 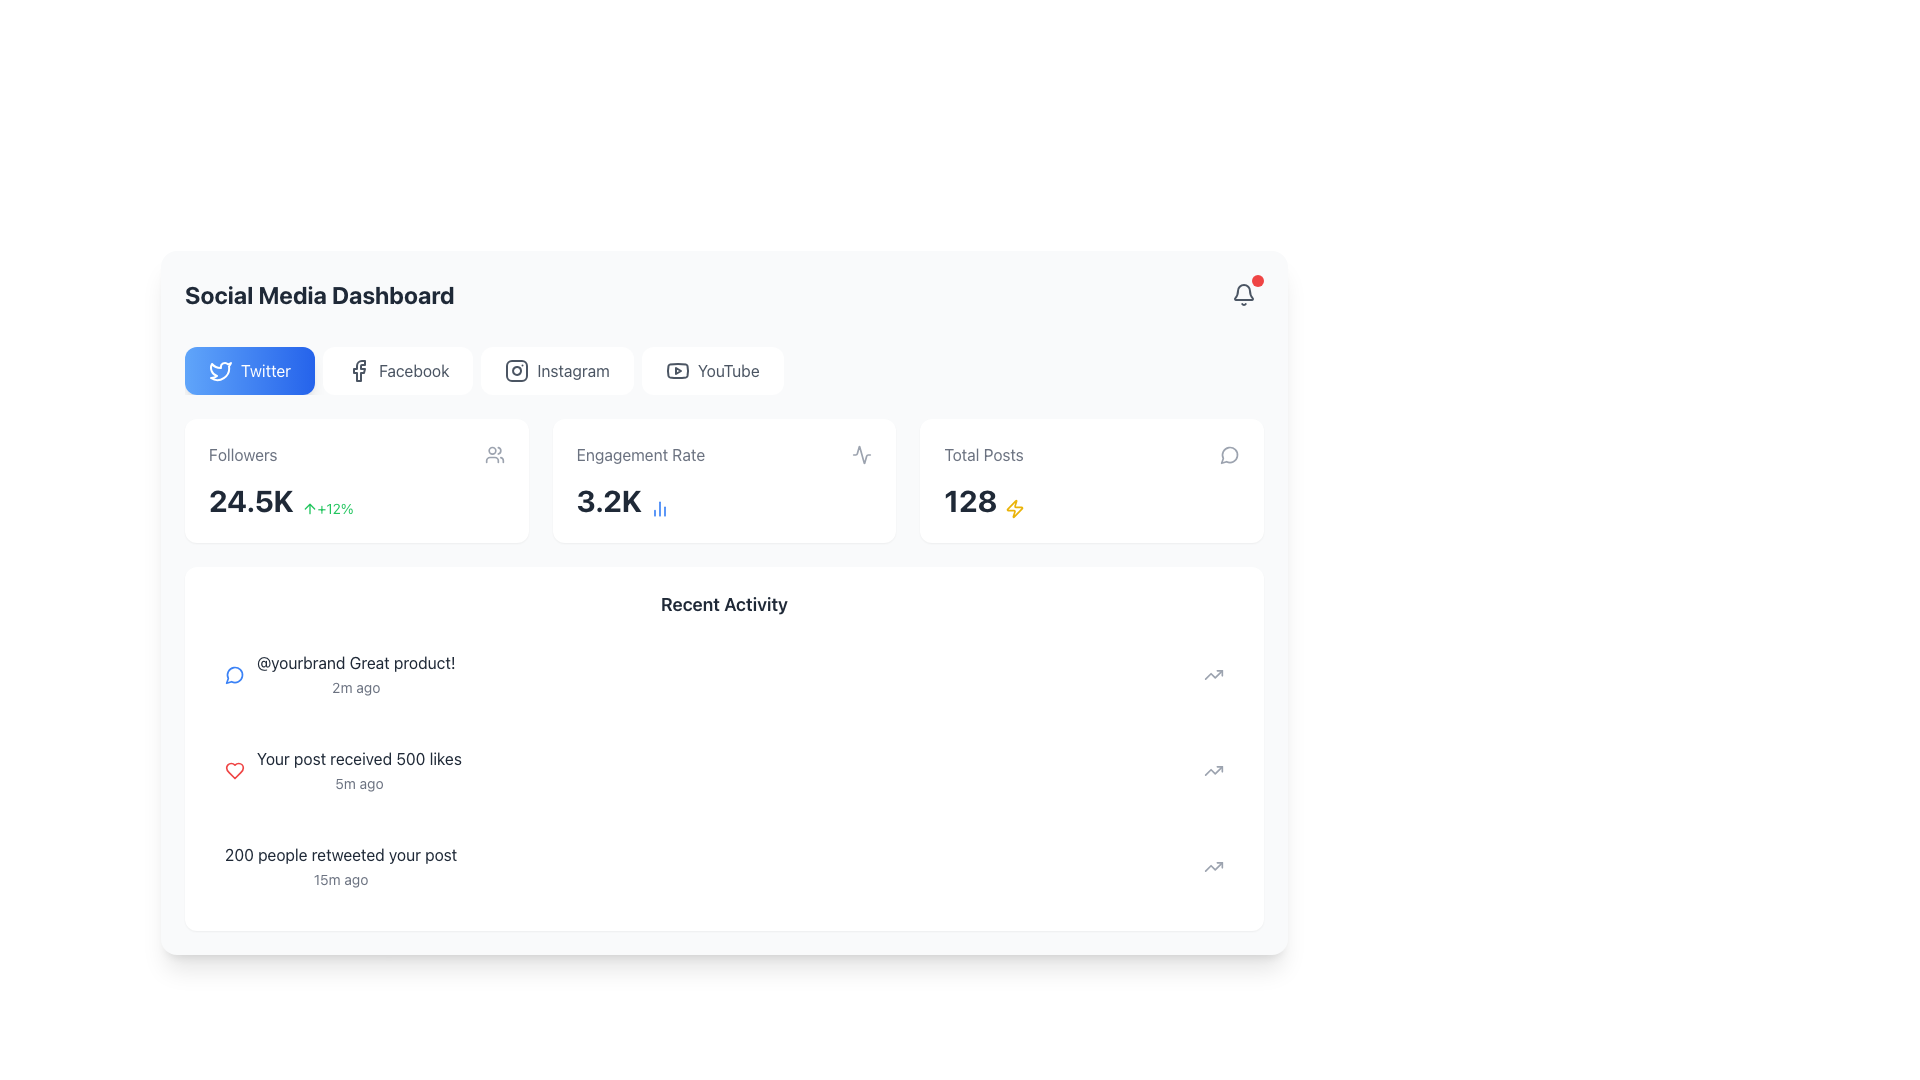 What do you see at coordinates (1256, 281) in the screenshot?
I see `the small, bright red circular badge that protrudes from the top-right corner of the bell-shaped notification icon located in the top-right corner of the interface` at bounding box center [1256, 281].